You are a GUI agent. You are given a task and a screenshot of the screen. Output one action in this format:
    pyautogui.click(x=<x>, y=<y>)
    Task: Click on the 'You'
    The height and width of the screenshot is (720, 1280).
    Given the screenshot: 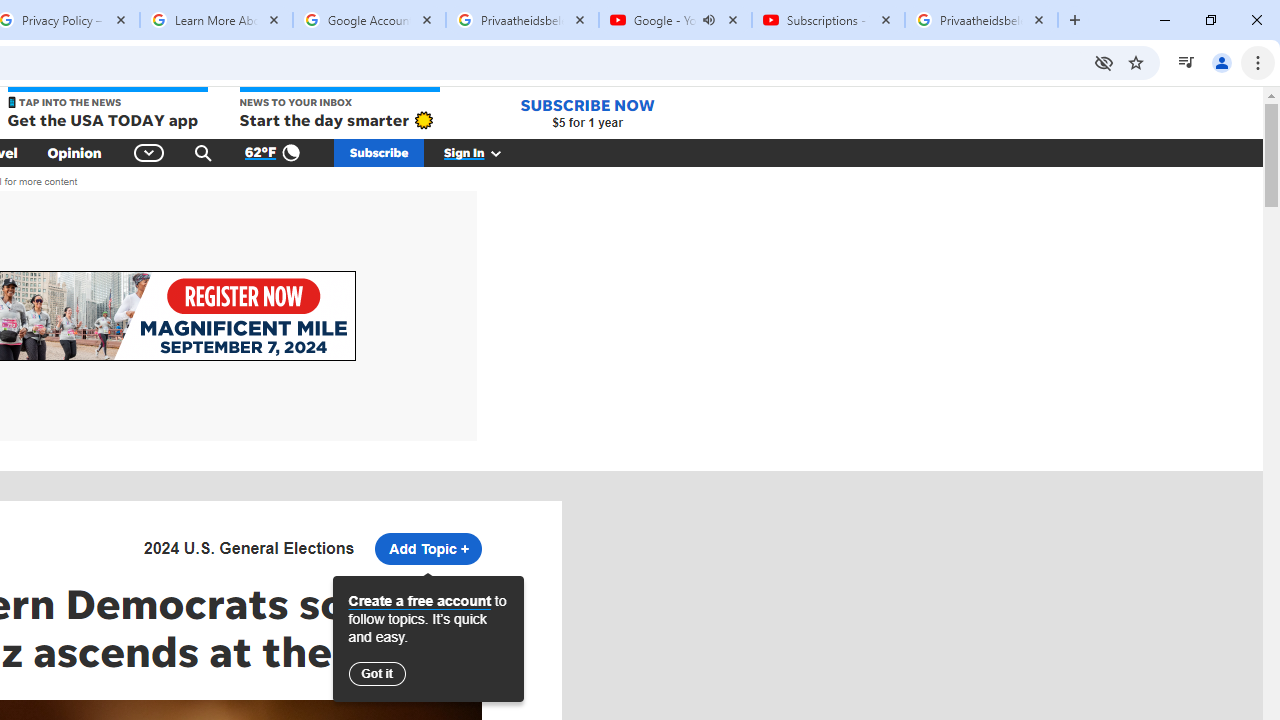 What is the action you would take?
    pyautogui.click(x=1220, y=61)
    